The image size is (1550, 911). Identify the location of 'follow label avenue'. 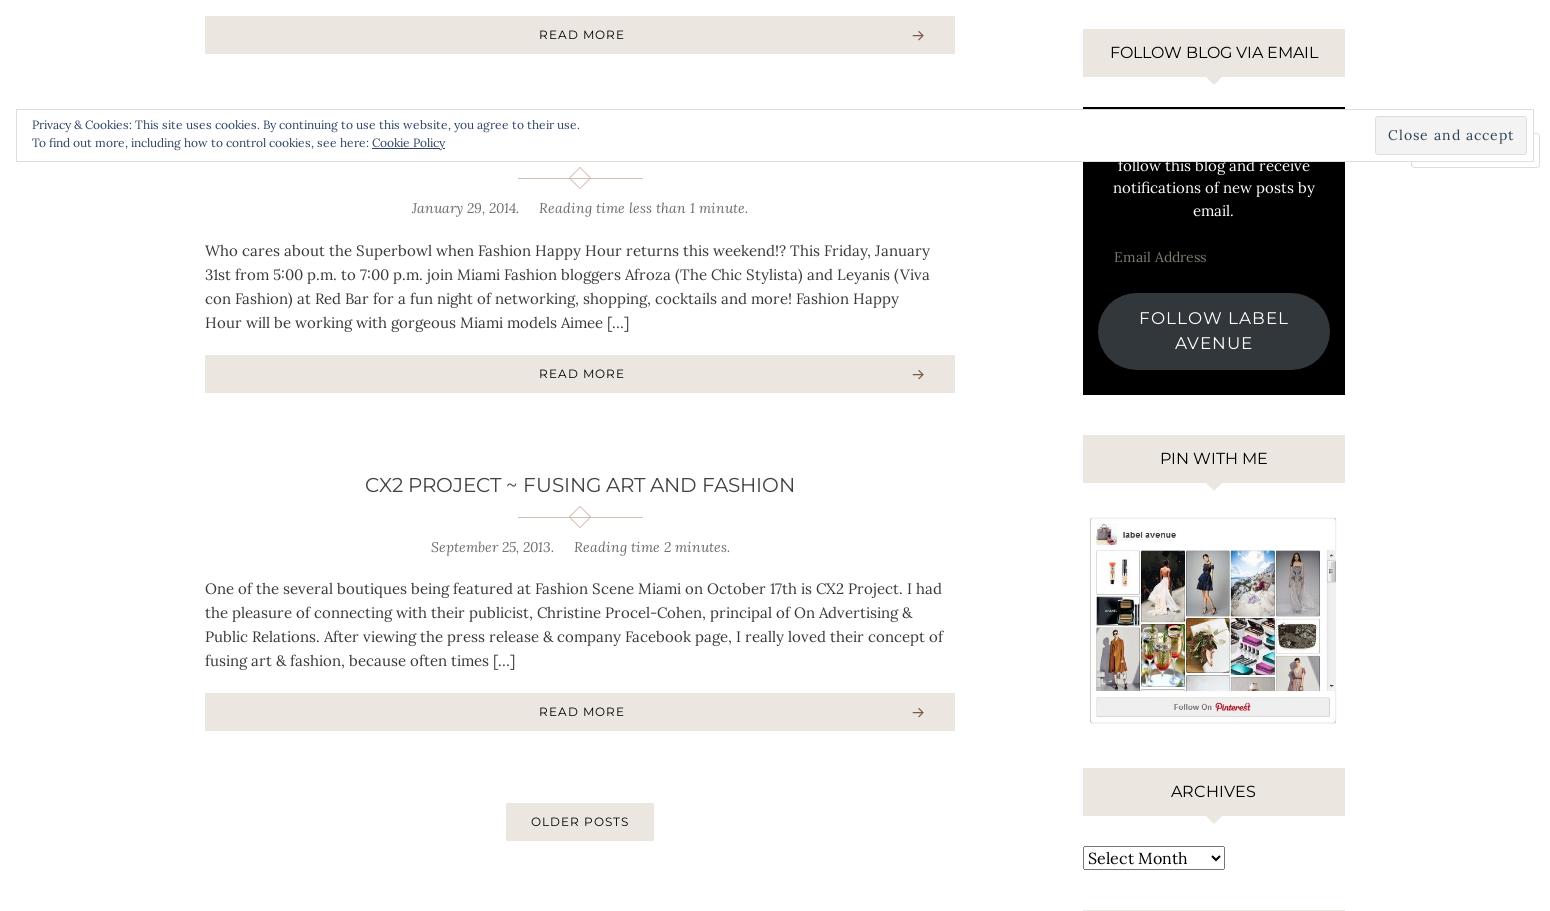
(1213, 328).